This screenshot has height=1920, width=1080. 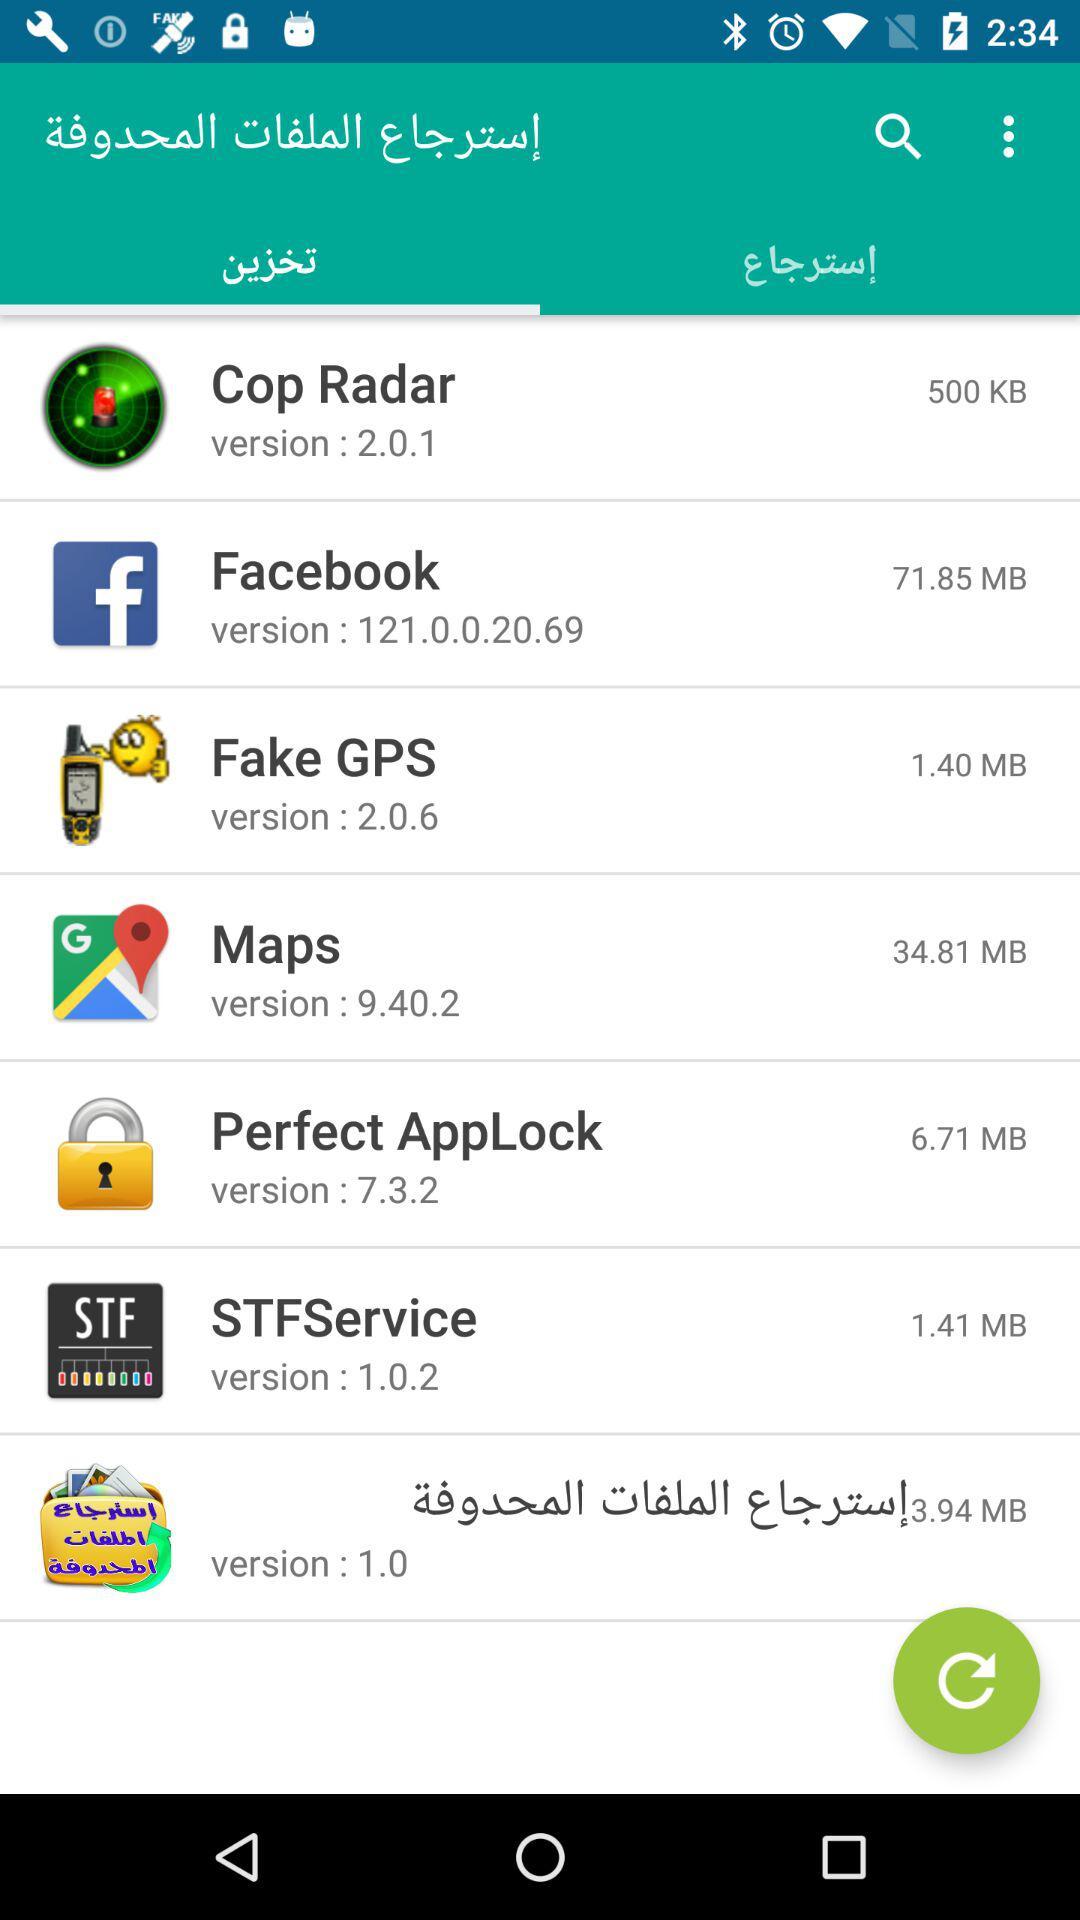 What do you see at coordinates (965, 1680) in the screenshot?
I see `the refresh icon` at bounding box center [965, 1680].